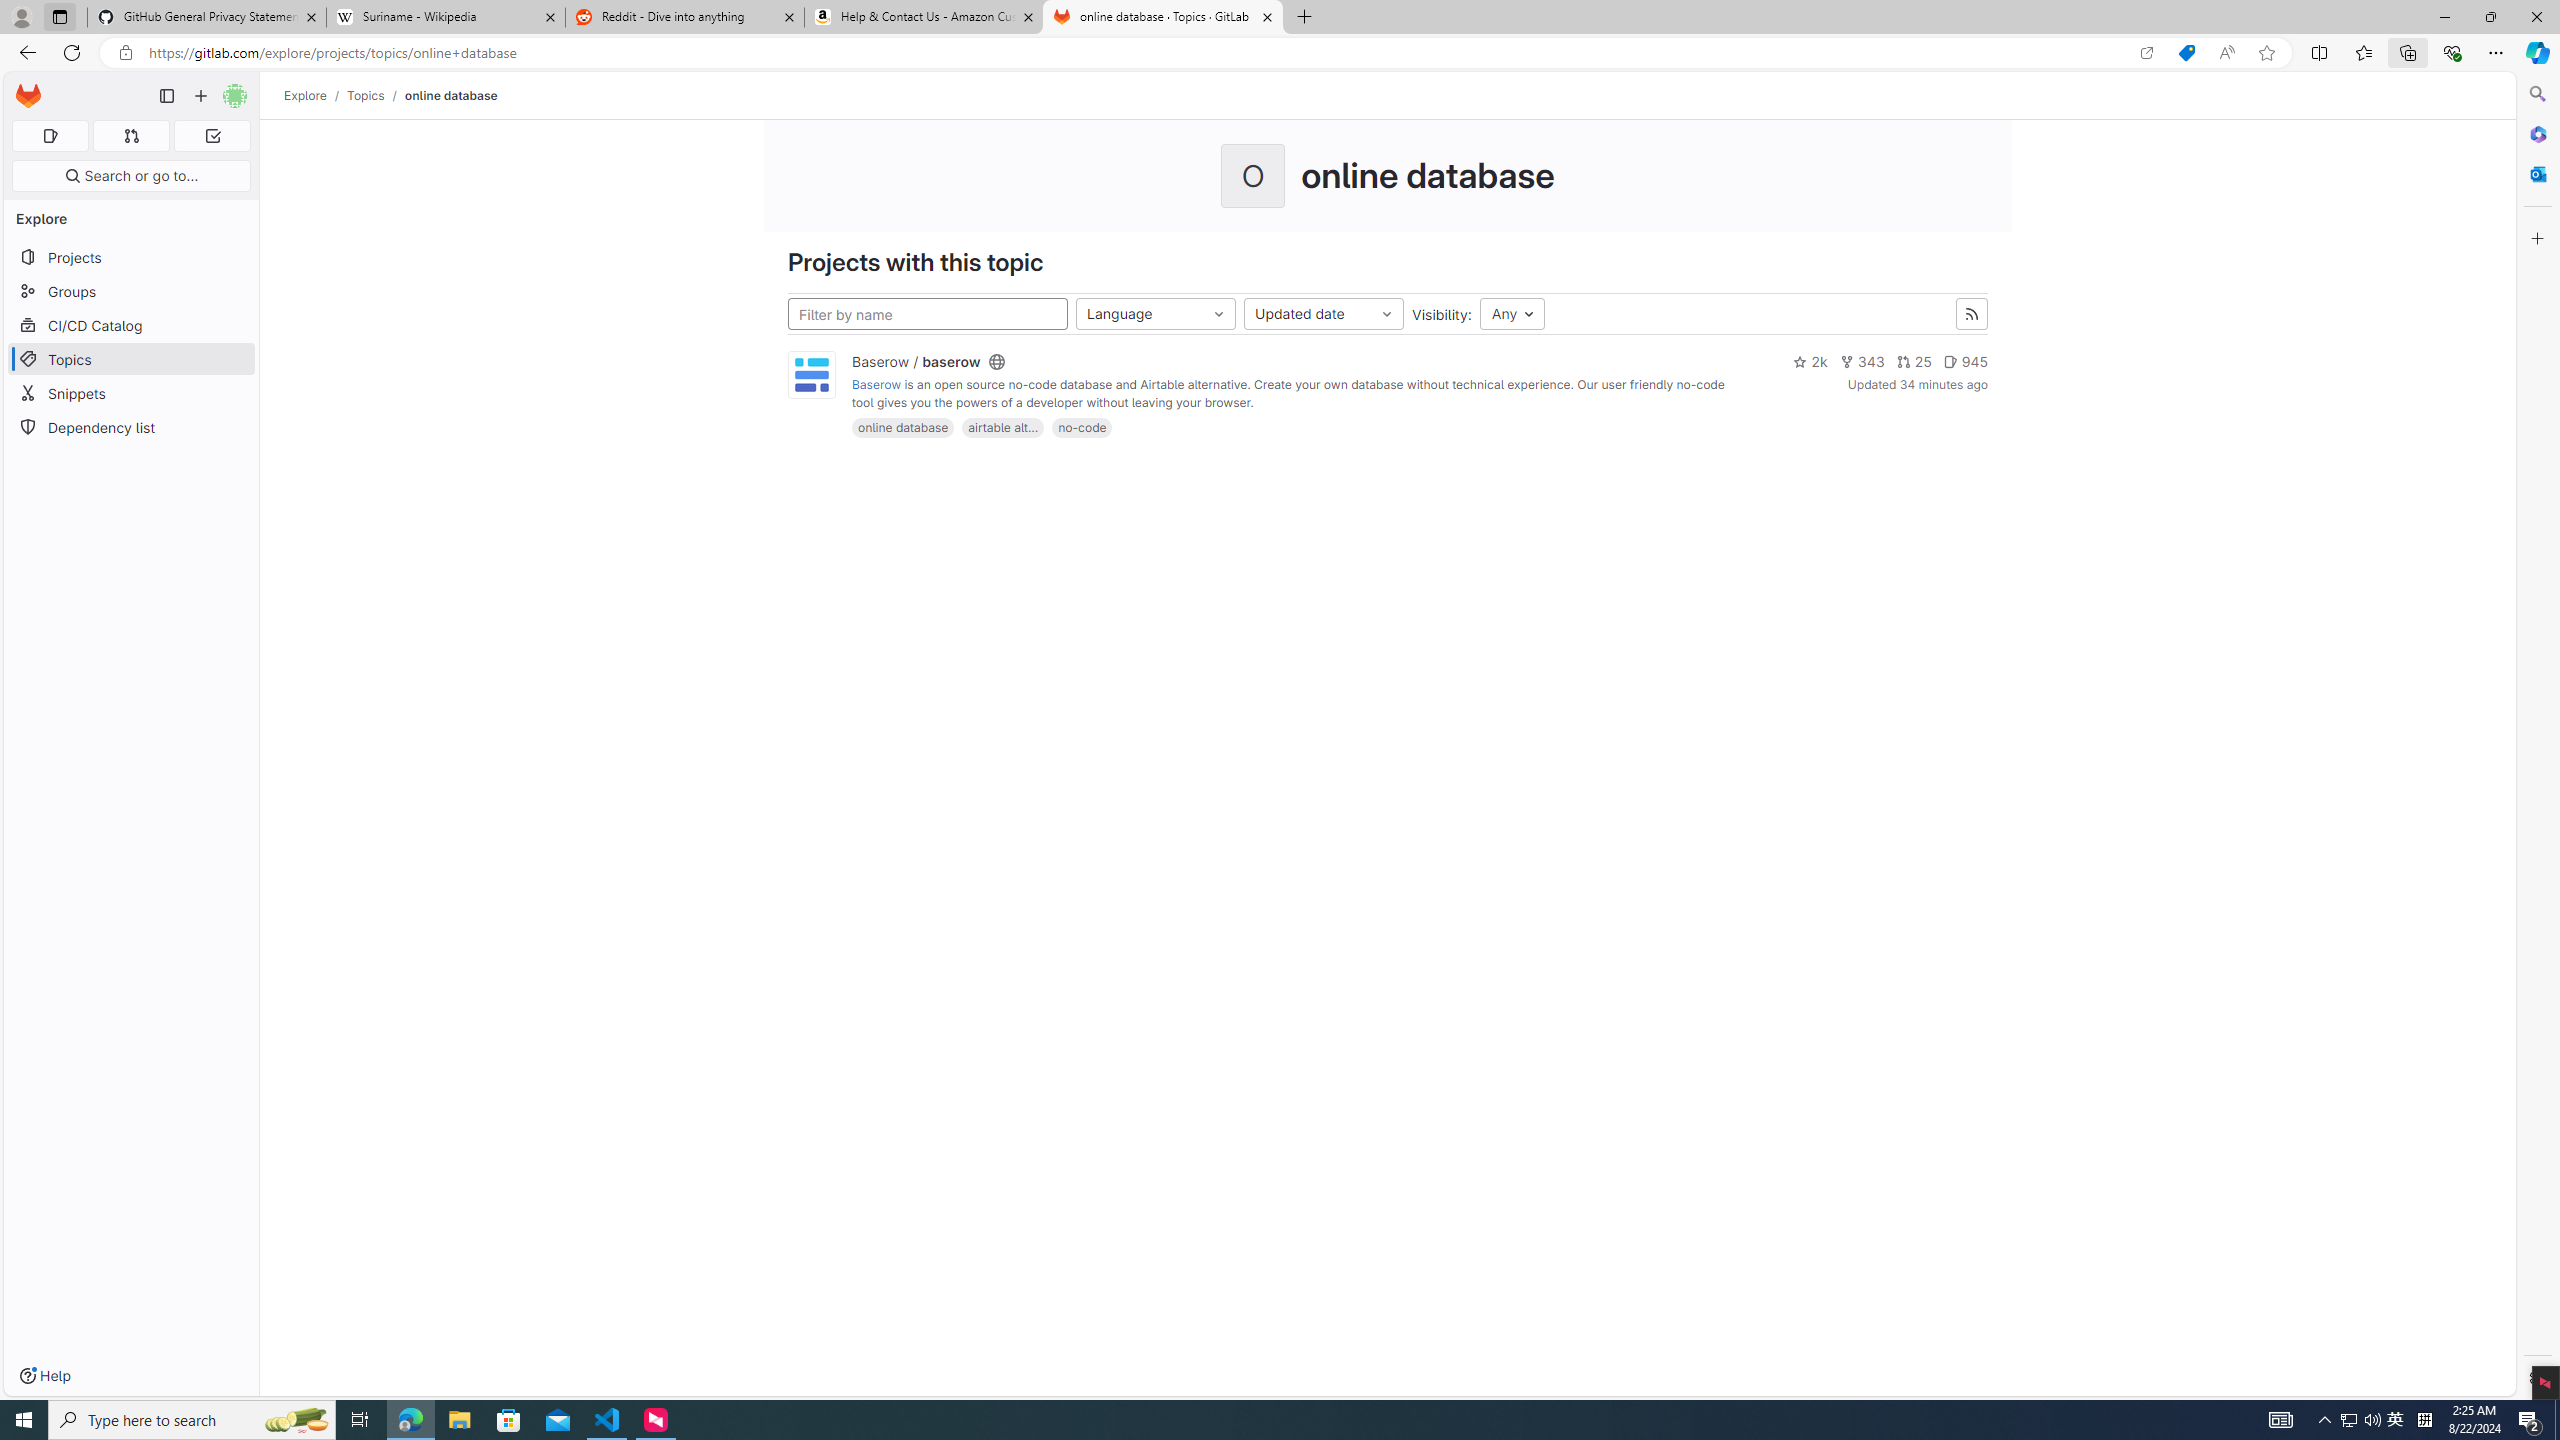  Describe the element at coordinates (130, 425) in the screenshot. I see `'Dependency list'` at that location.